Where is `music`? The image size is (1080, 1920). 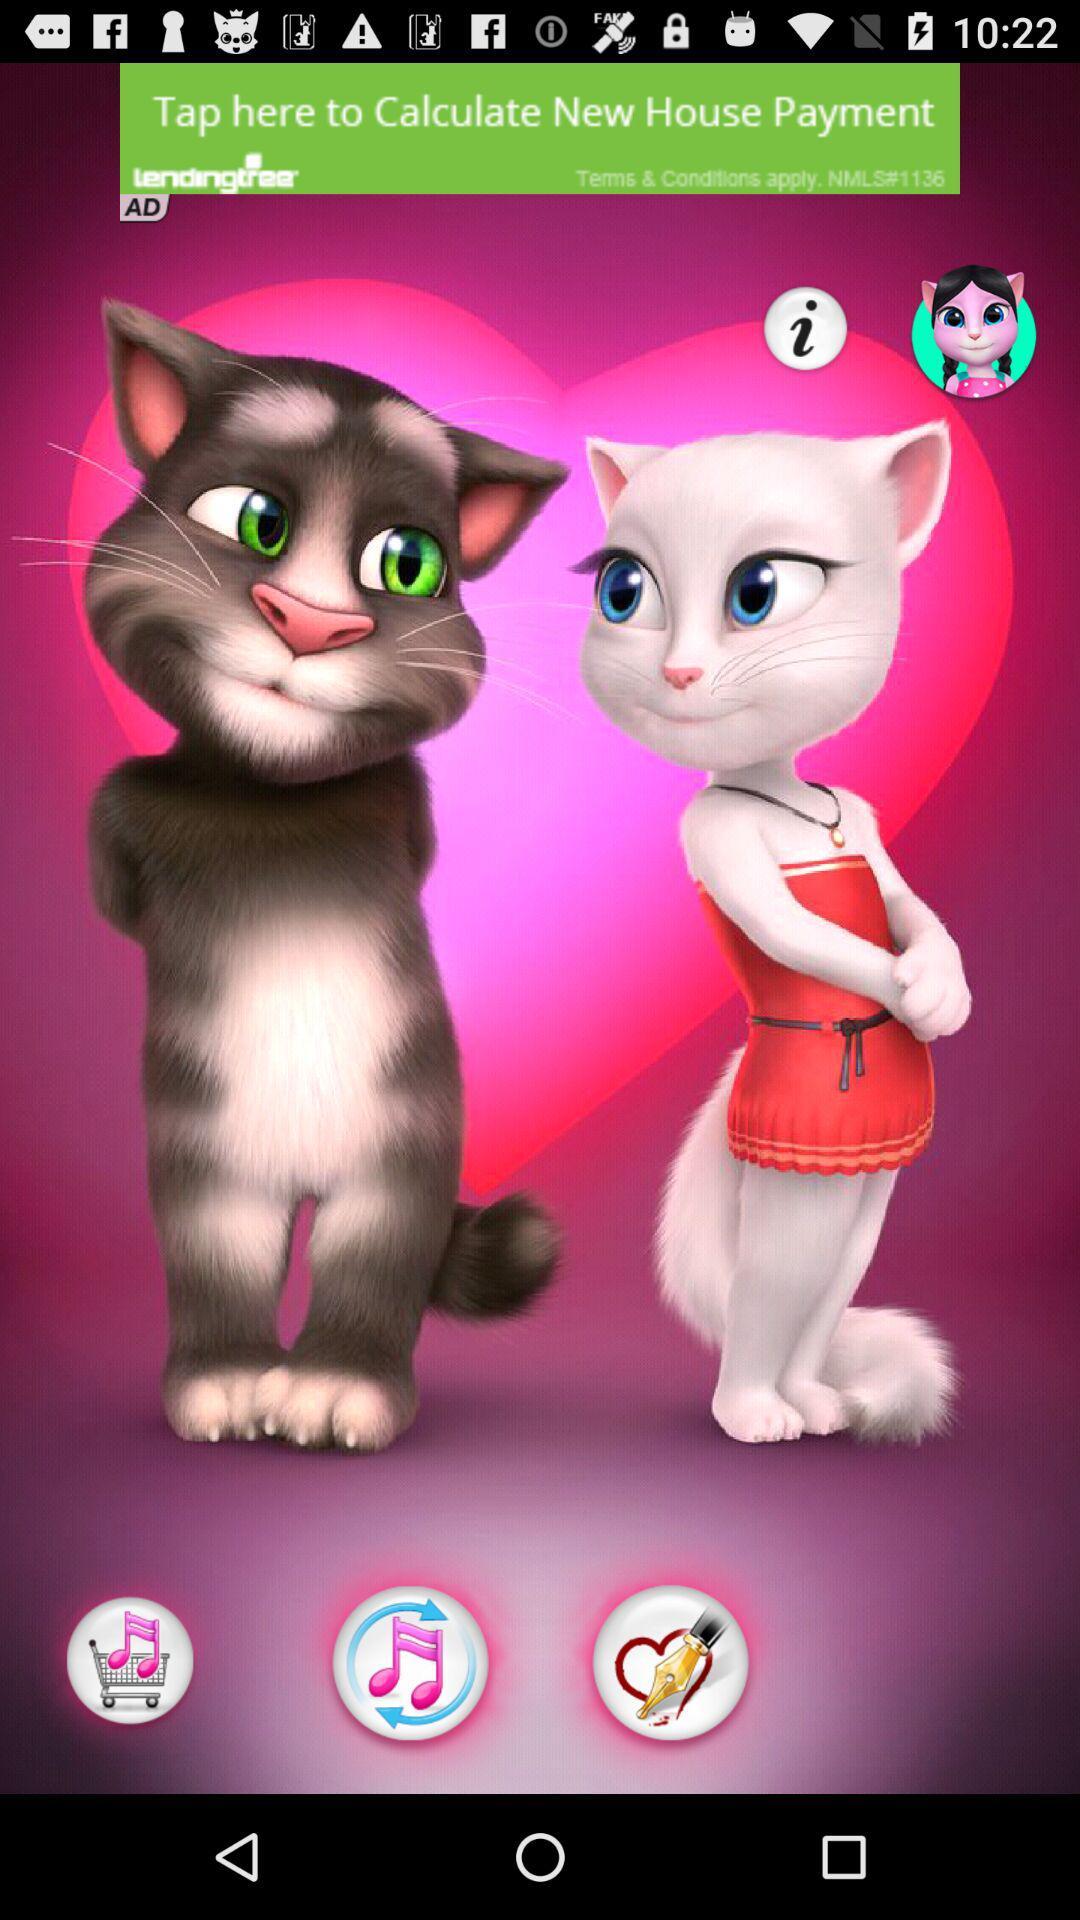 music is located at coordinates (408, 1663).